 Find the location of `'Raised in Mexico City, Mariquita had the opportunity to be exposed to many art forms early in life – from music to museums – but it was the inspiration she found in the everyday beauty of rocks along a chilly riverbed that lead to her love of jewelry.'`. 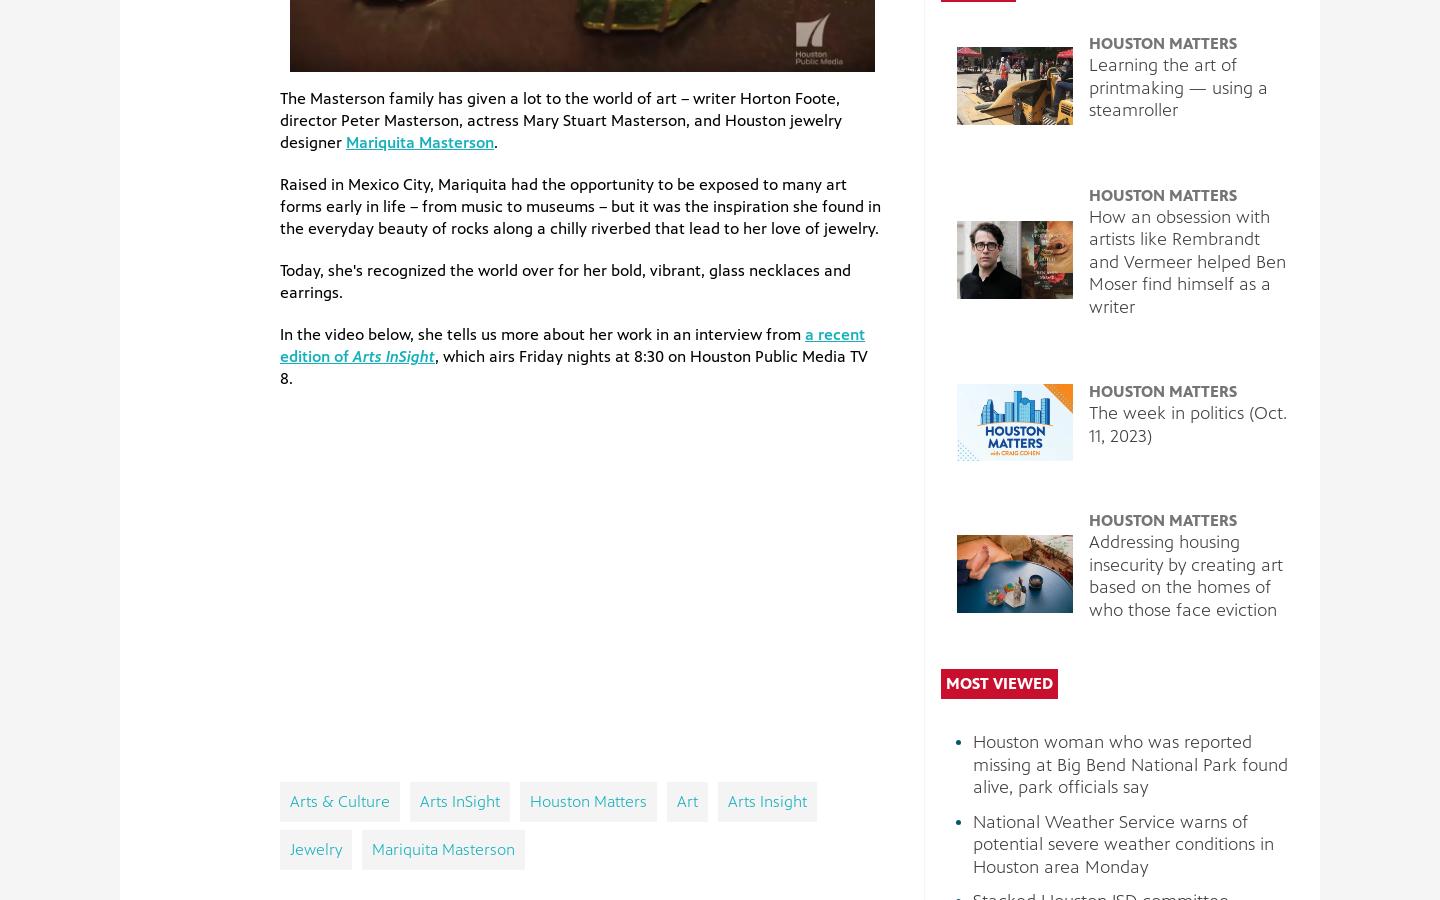

'Raised in Mexico City, Mariquita had the opportunity to be exposed to many art forms early in life – from music to museums – but it was the inspiration she found in the everyday beauty of rocks along a chilly riverbed that lead to her love of jewelry.' is located at coordinates (278, 206).